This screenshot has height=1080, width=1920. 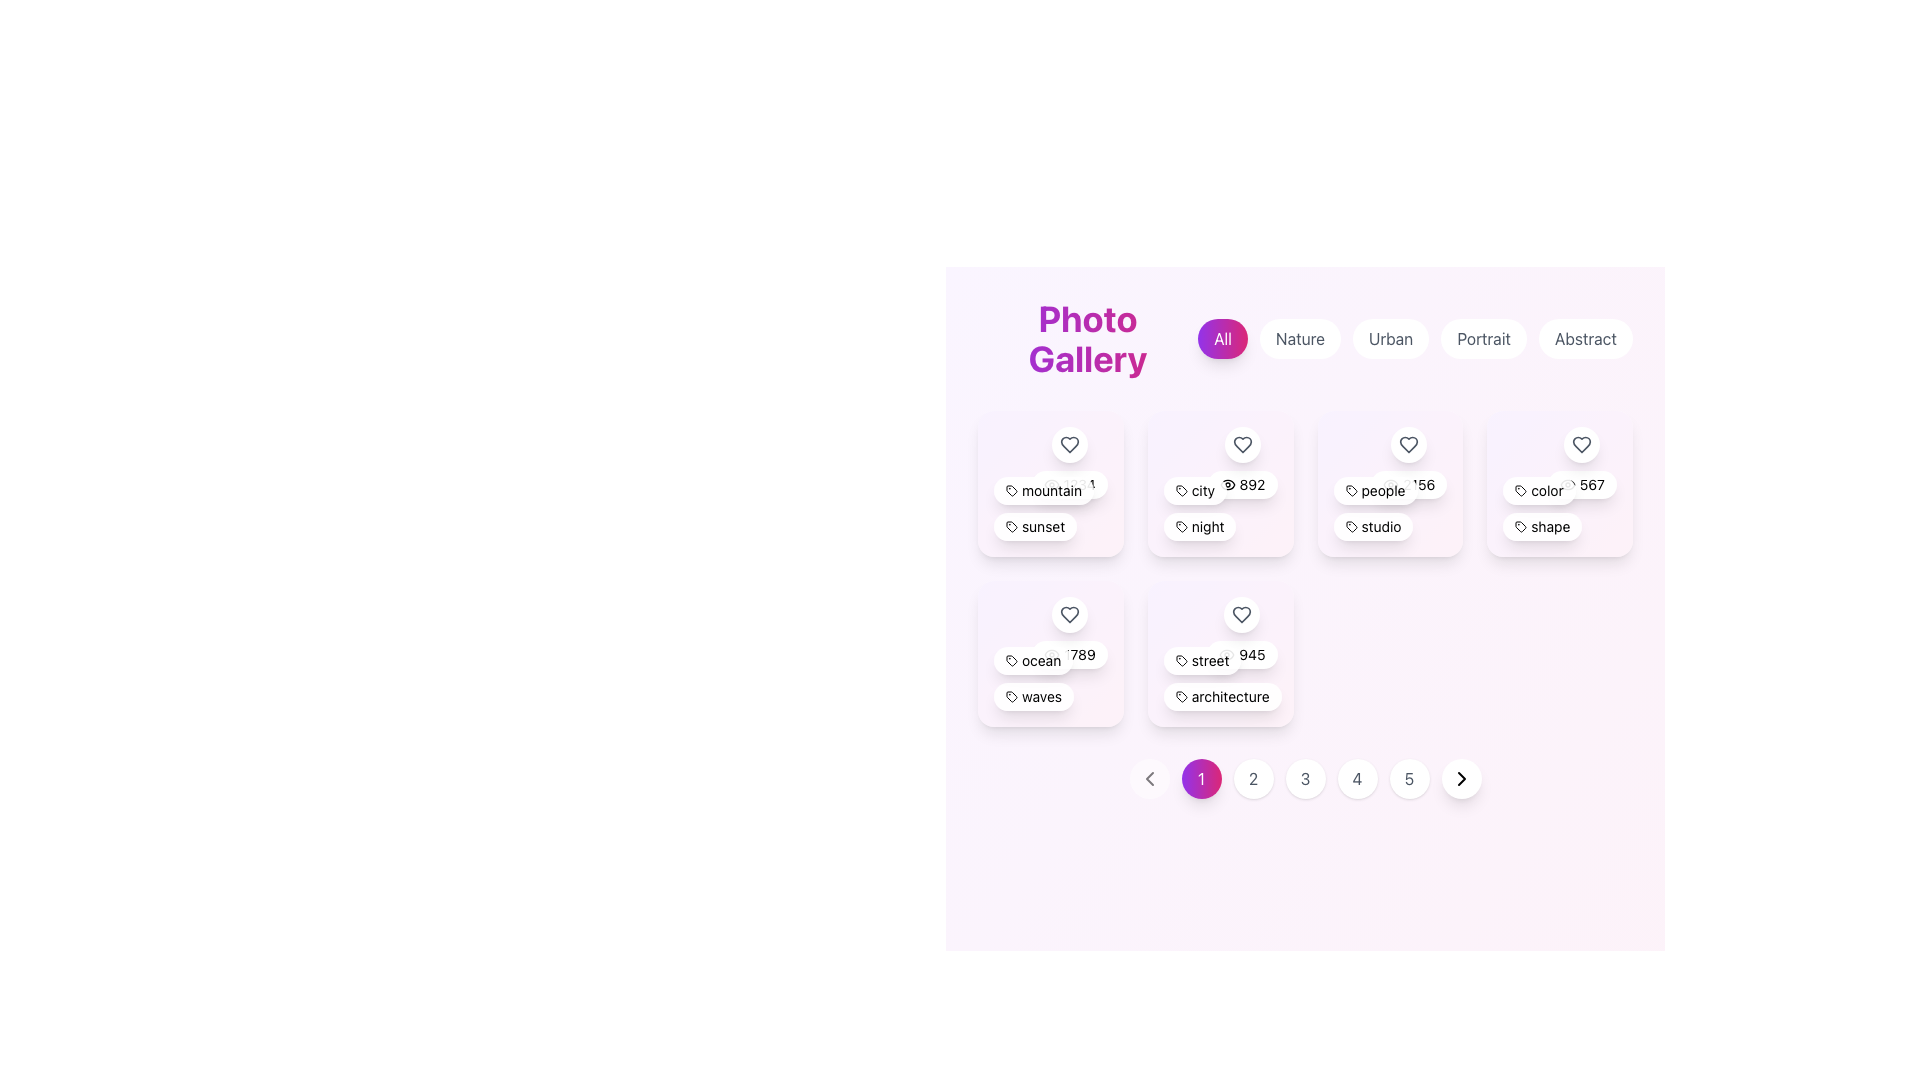 I want to click on the heart icon button located in the top-right section of the 'ocean' and '789' card, so click(x=1069, y=613).